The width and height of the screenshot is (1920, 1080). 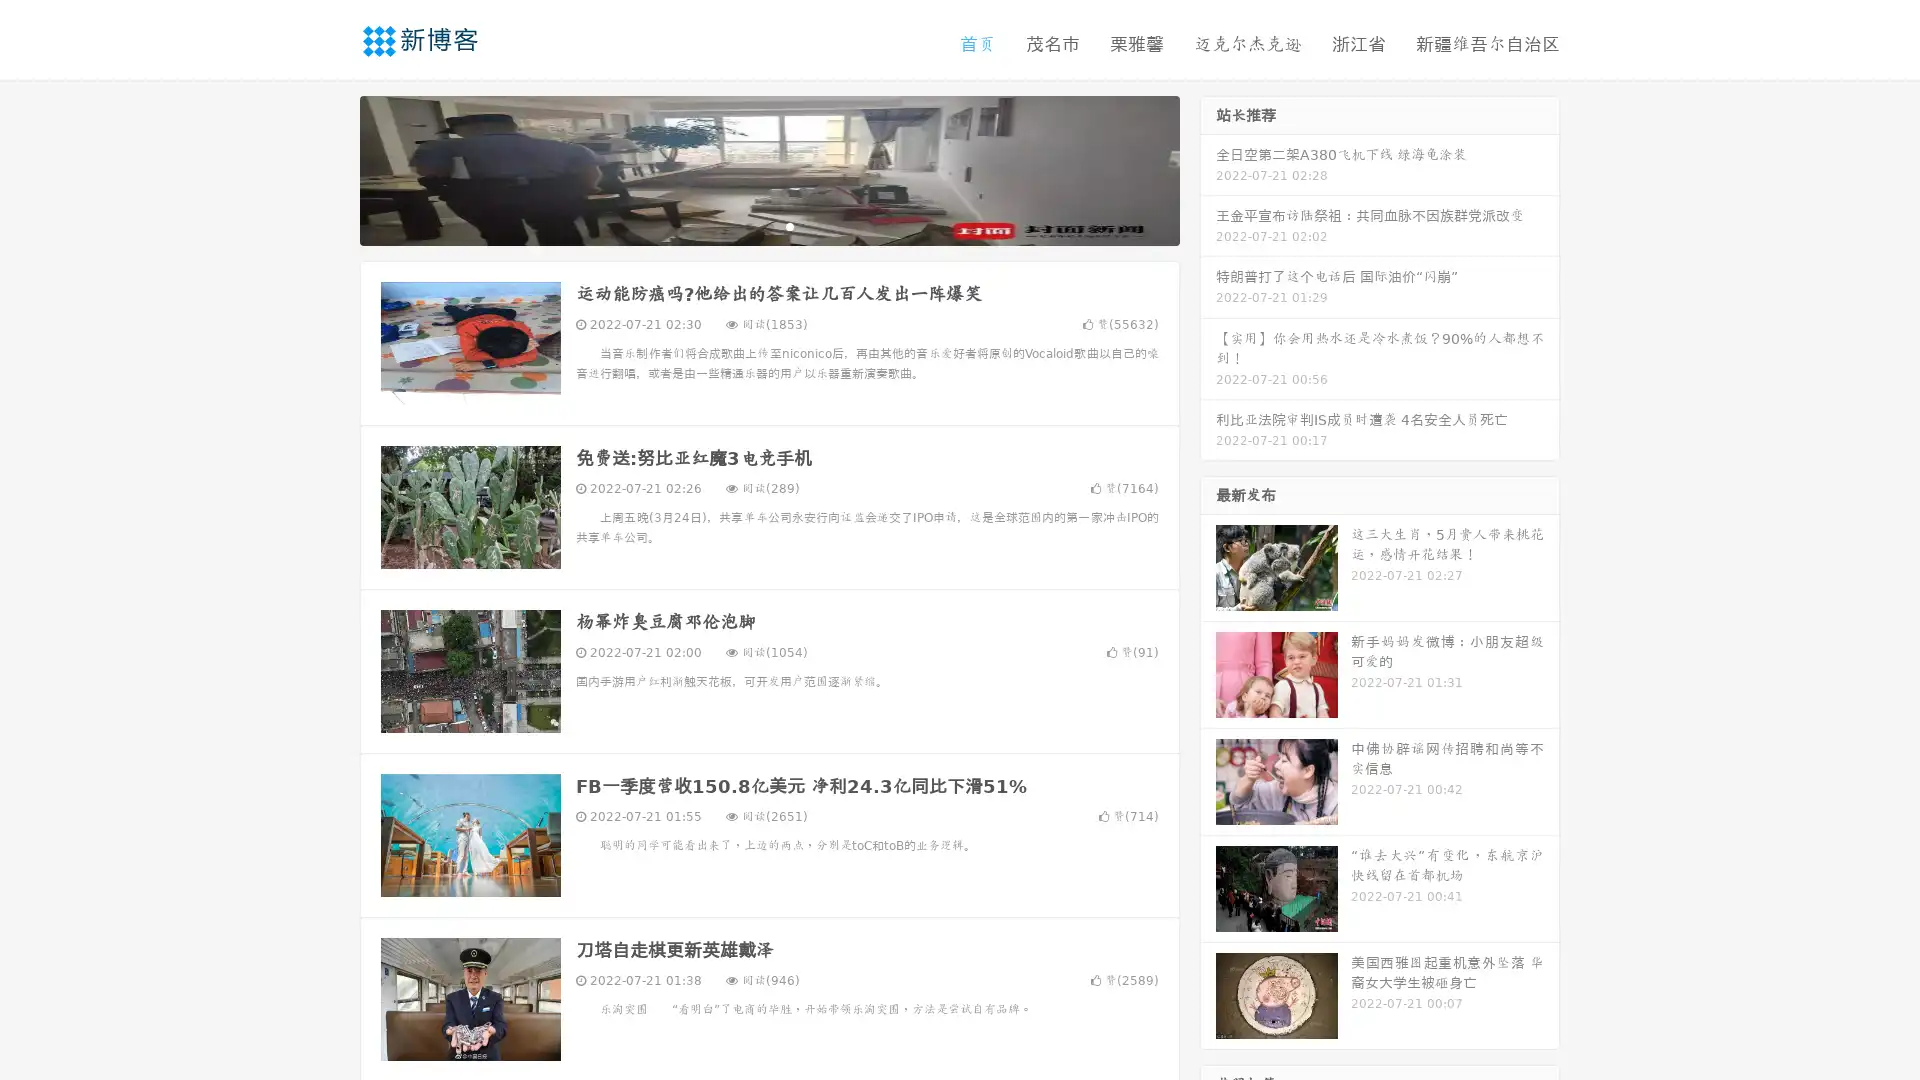 I want to click on Go to slide 2, so click(x=768, y=225).